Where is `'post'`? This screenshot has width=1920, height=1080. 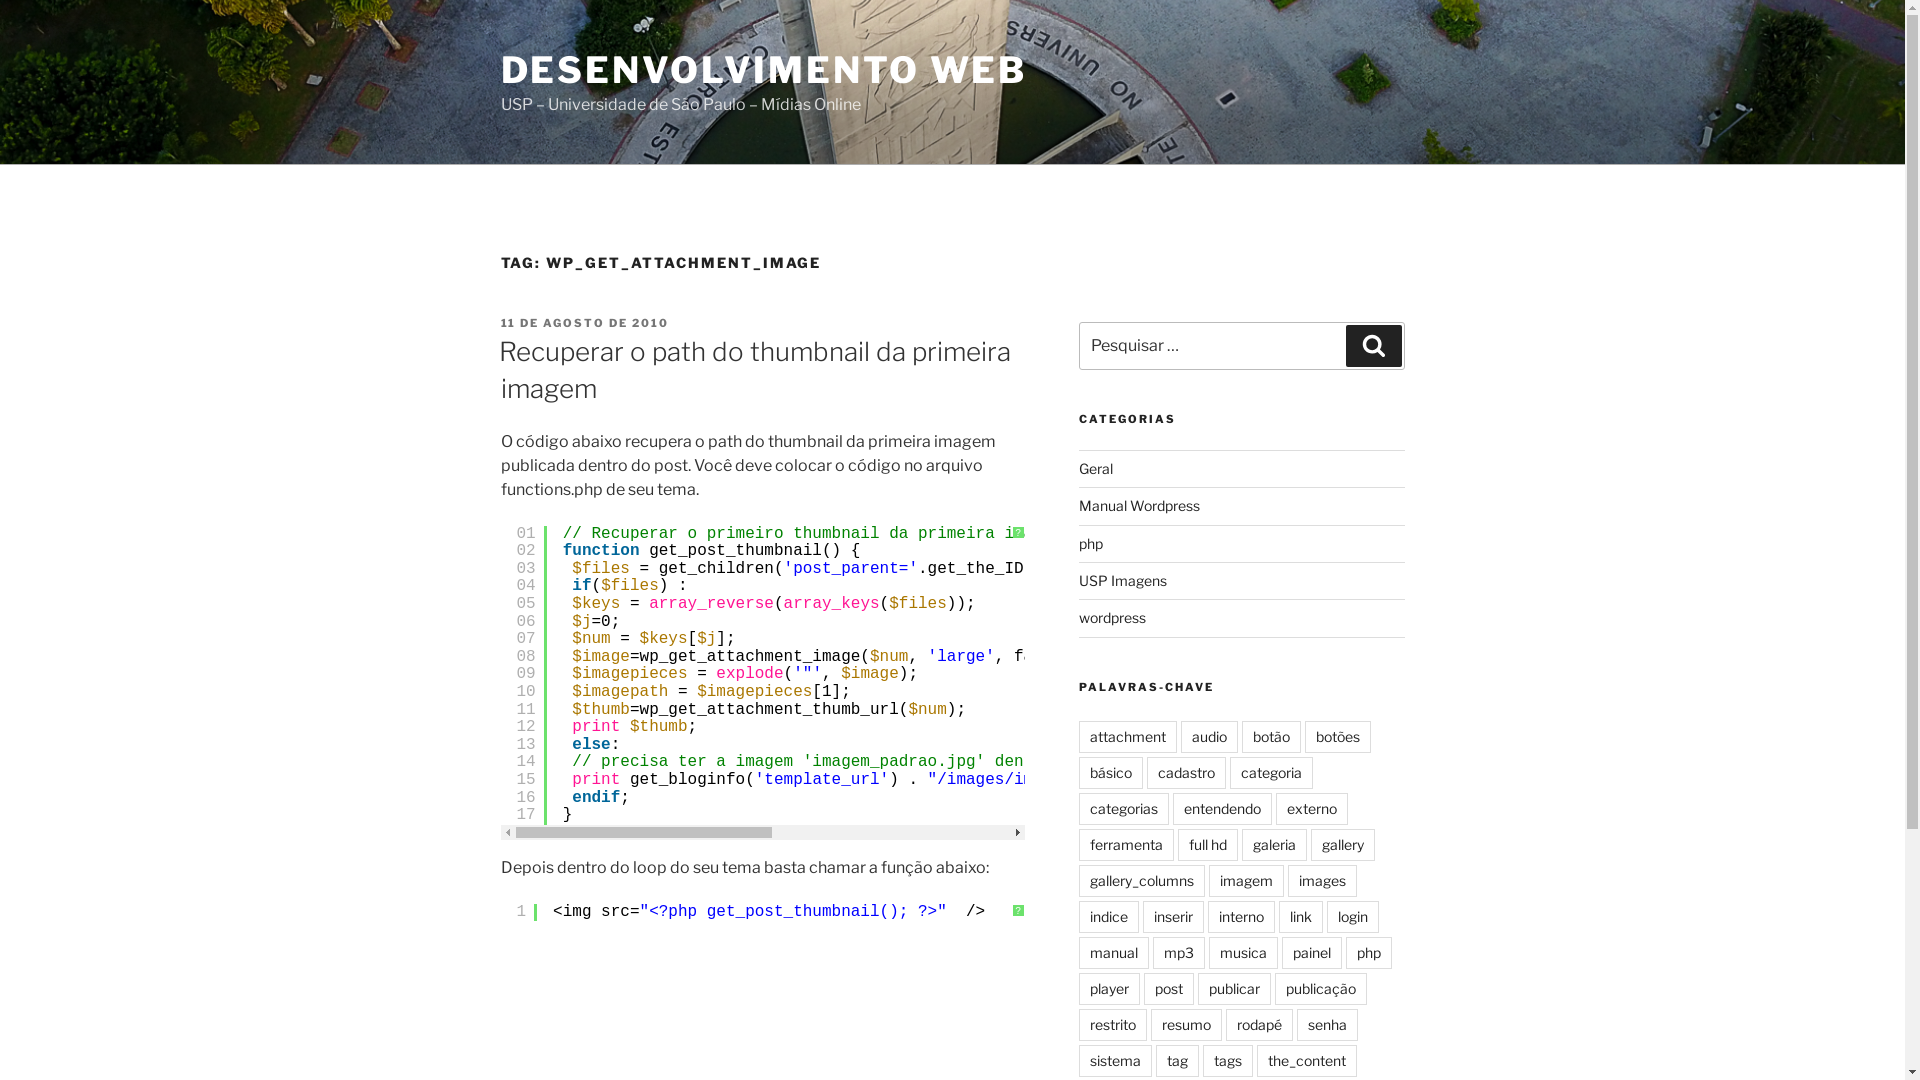
'post' is located at coordinates (1169, 987).